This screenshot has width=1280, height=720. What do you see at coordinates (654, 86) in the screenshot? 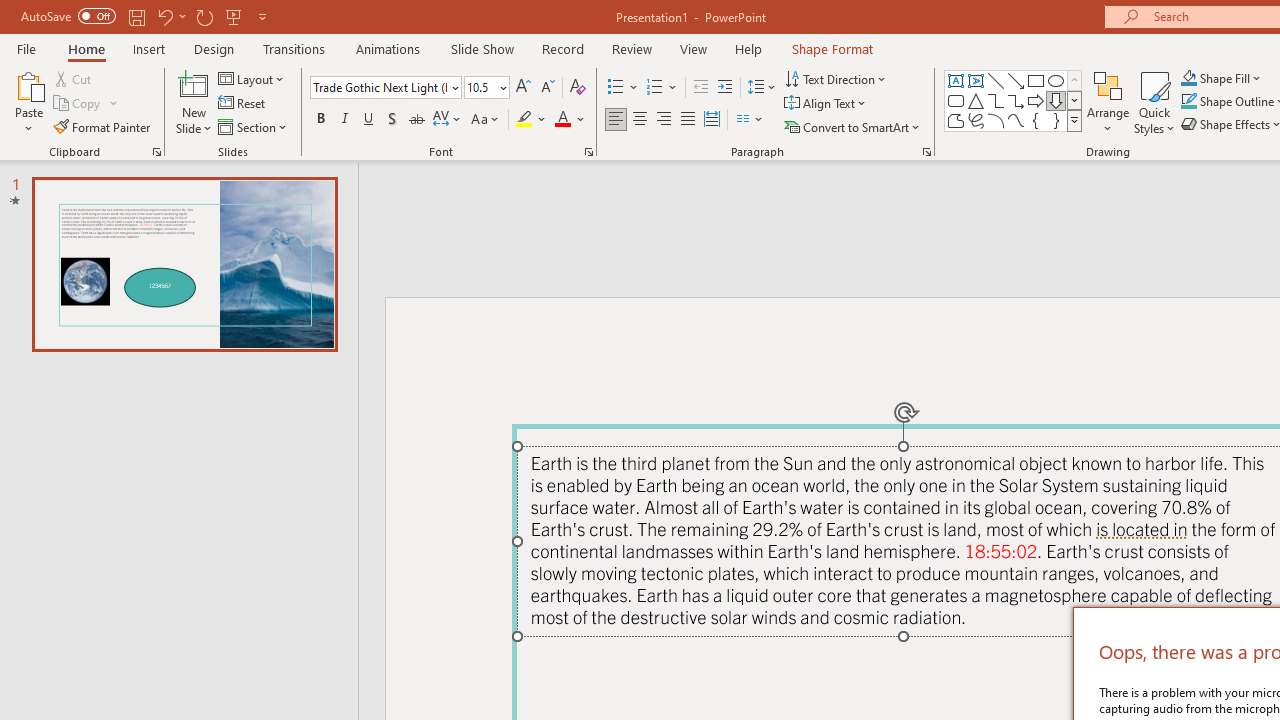
I see `'Numbering'` at bounding box center [654, 86].